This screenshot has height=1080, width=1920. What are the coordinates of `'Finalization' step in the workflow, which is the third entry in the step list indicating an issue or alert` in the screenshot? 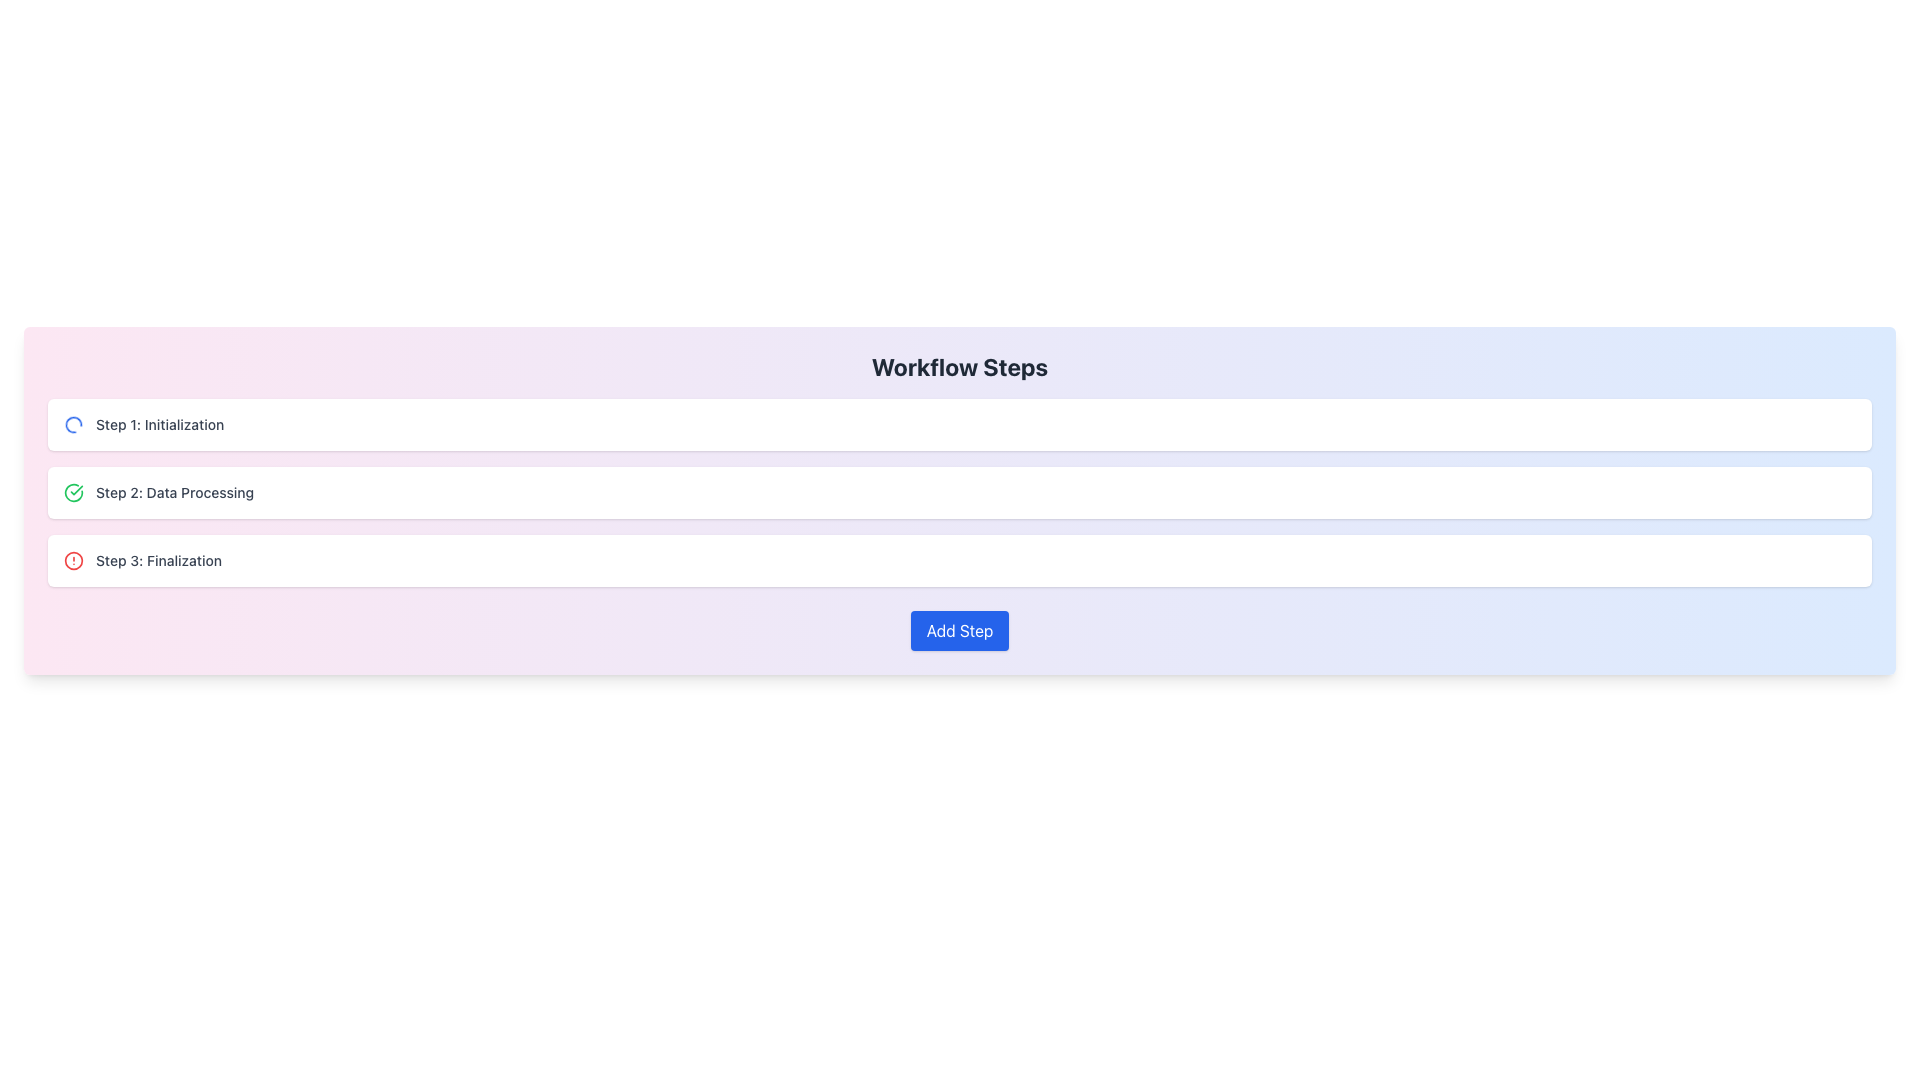 It's located at (142, 560).